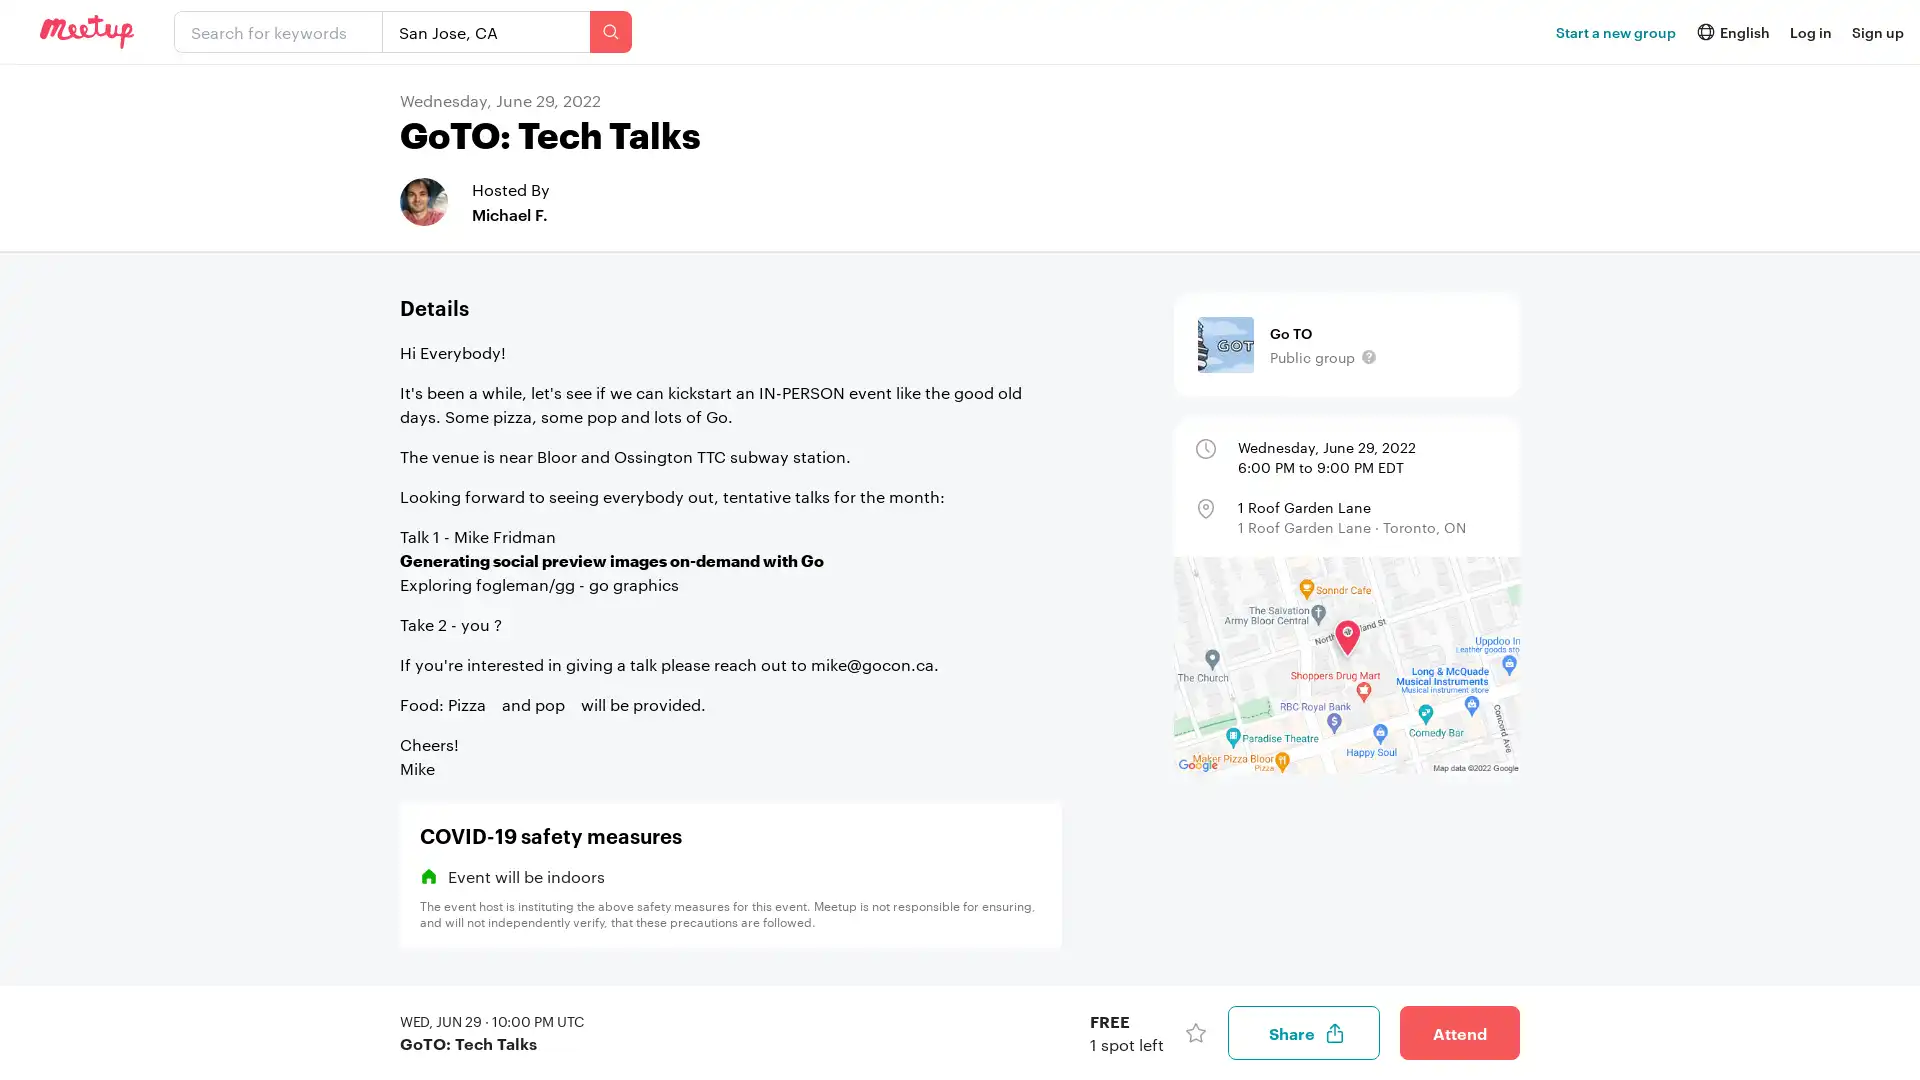  What do you see at coordinates (1304, 1033) in the screenshot?
I see `Share event` at bounding box center [1304, 1033].